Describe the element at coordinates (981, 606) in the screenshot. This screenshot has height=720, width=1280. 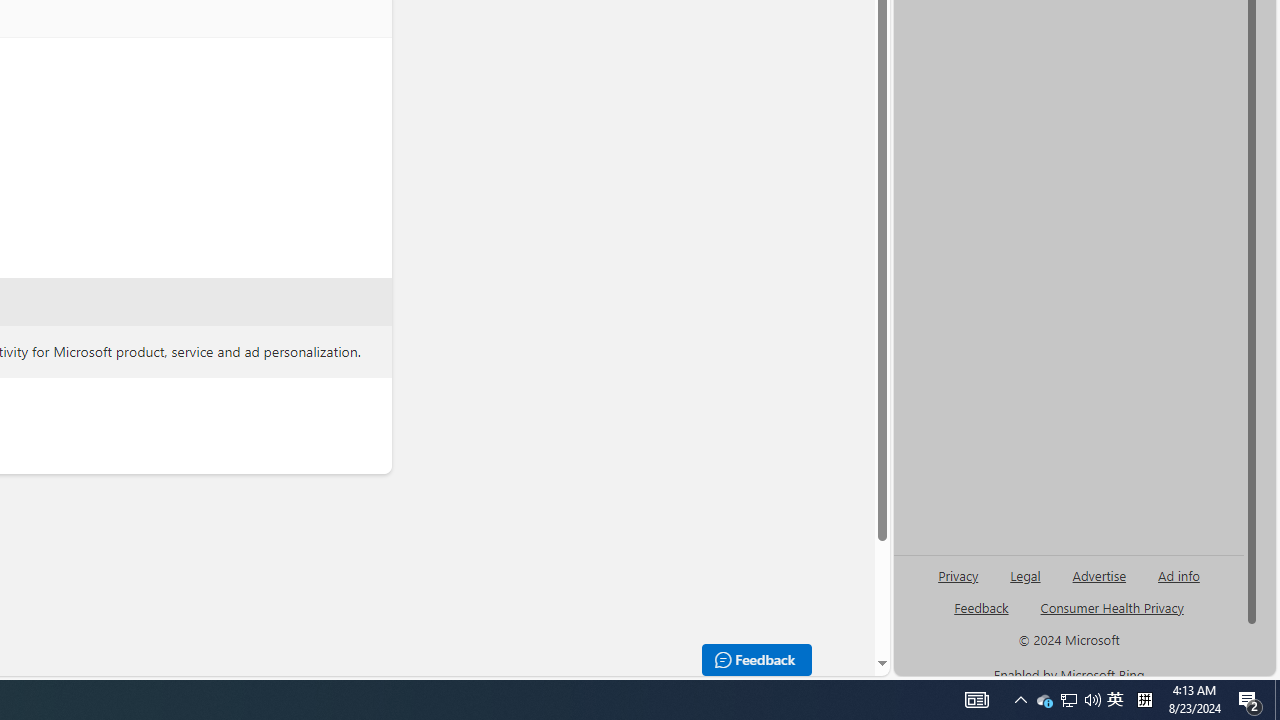
I see `'AutomationID: sb_feedback'` at that location.